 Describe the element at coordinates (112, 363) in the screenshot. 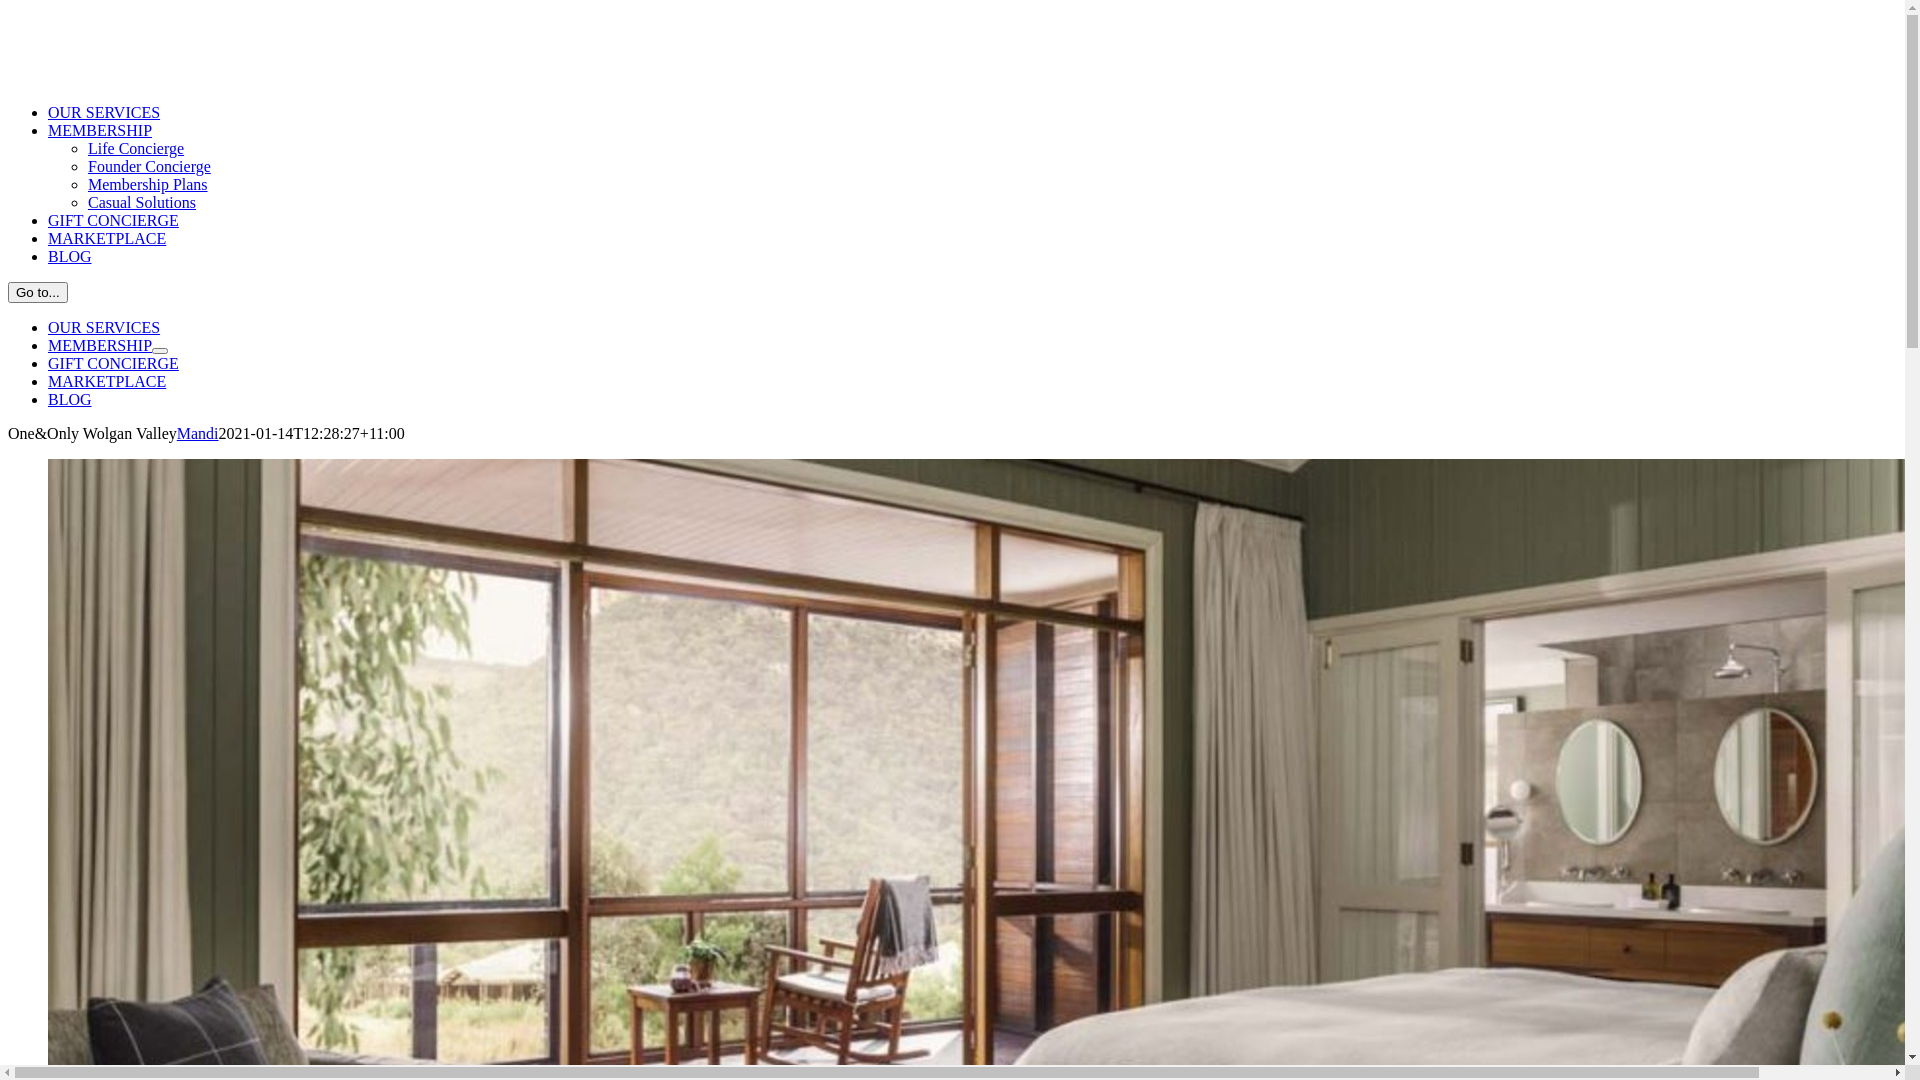

I see `'GIFT CONCIERGE'` at that location.